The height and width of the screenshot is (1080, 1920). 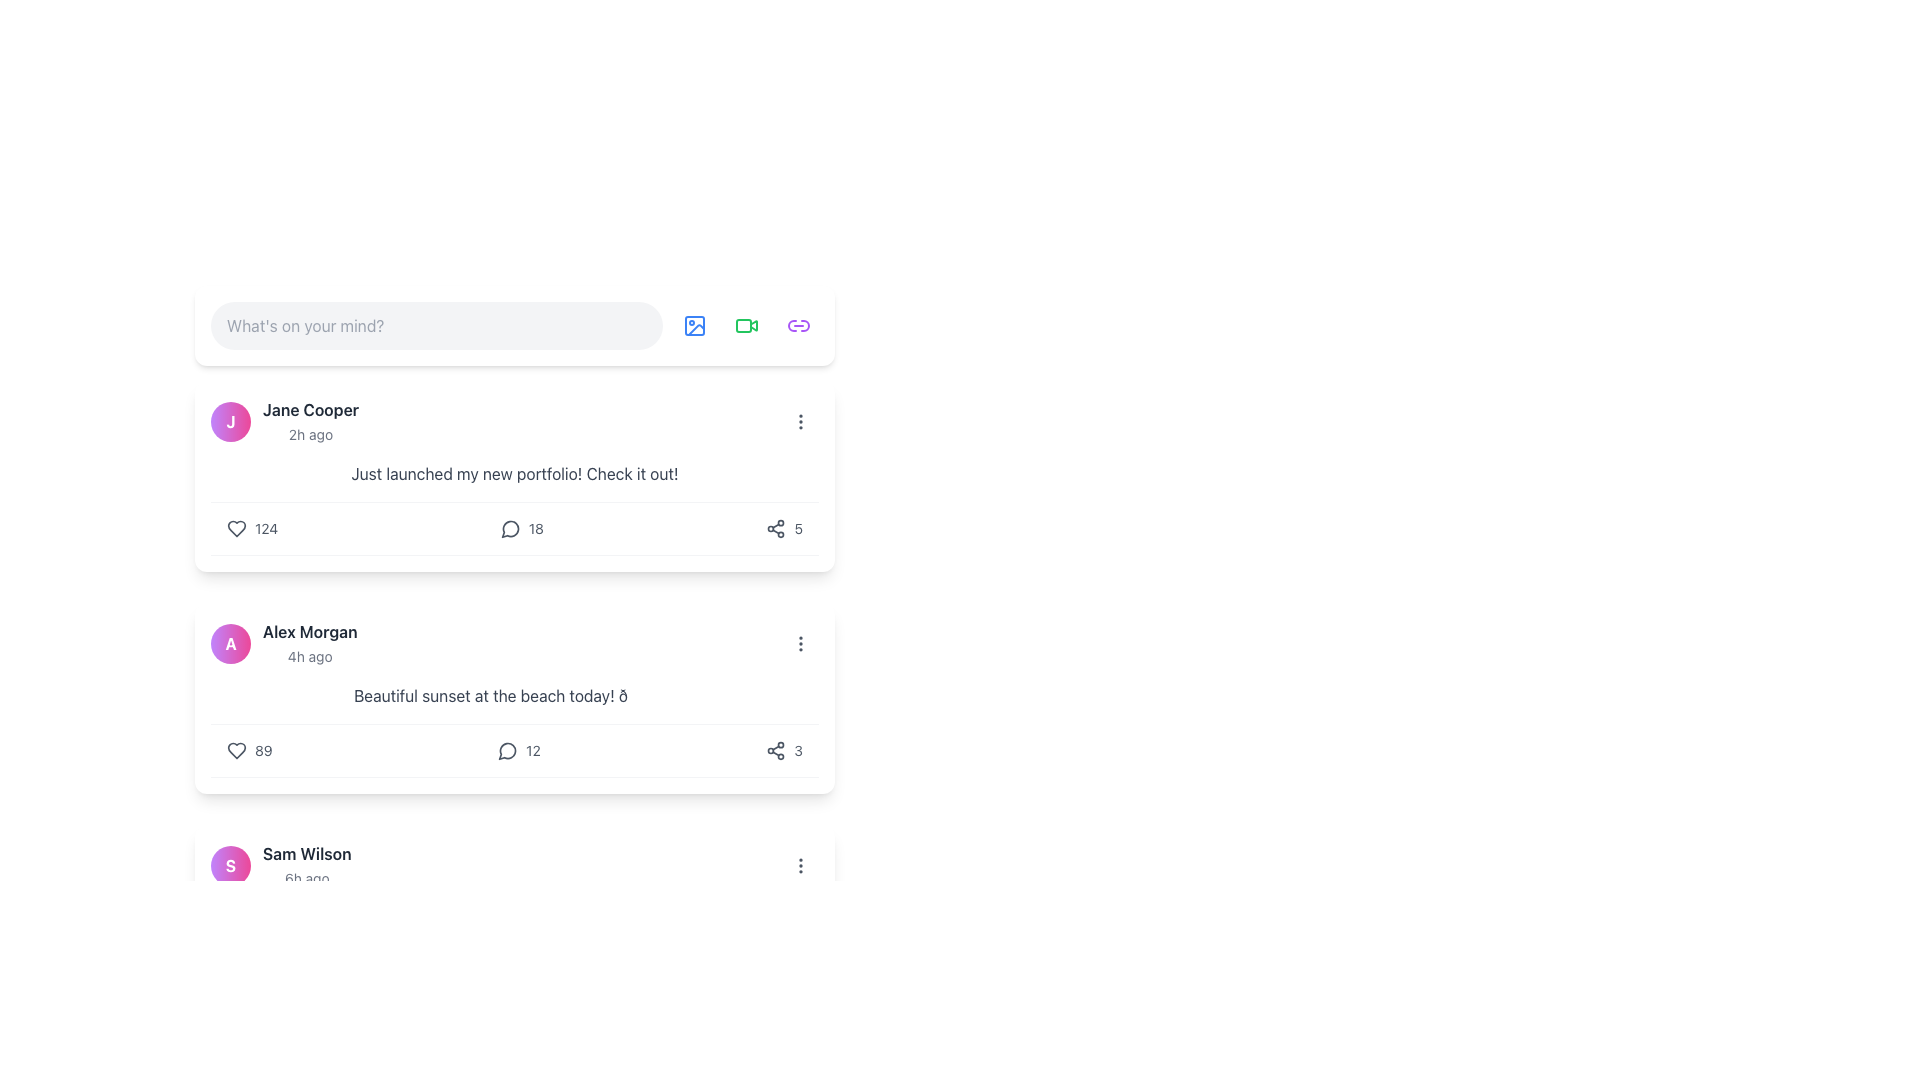 I want to click on the heart-shaped icon located in the bottom-left of the post by 'Alex Morgan', so click(x=236, y=751).